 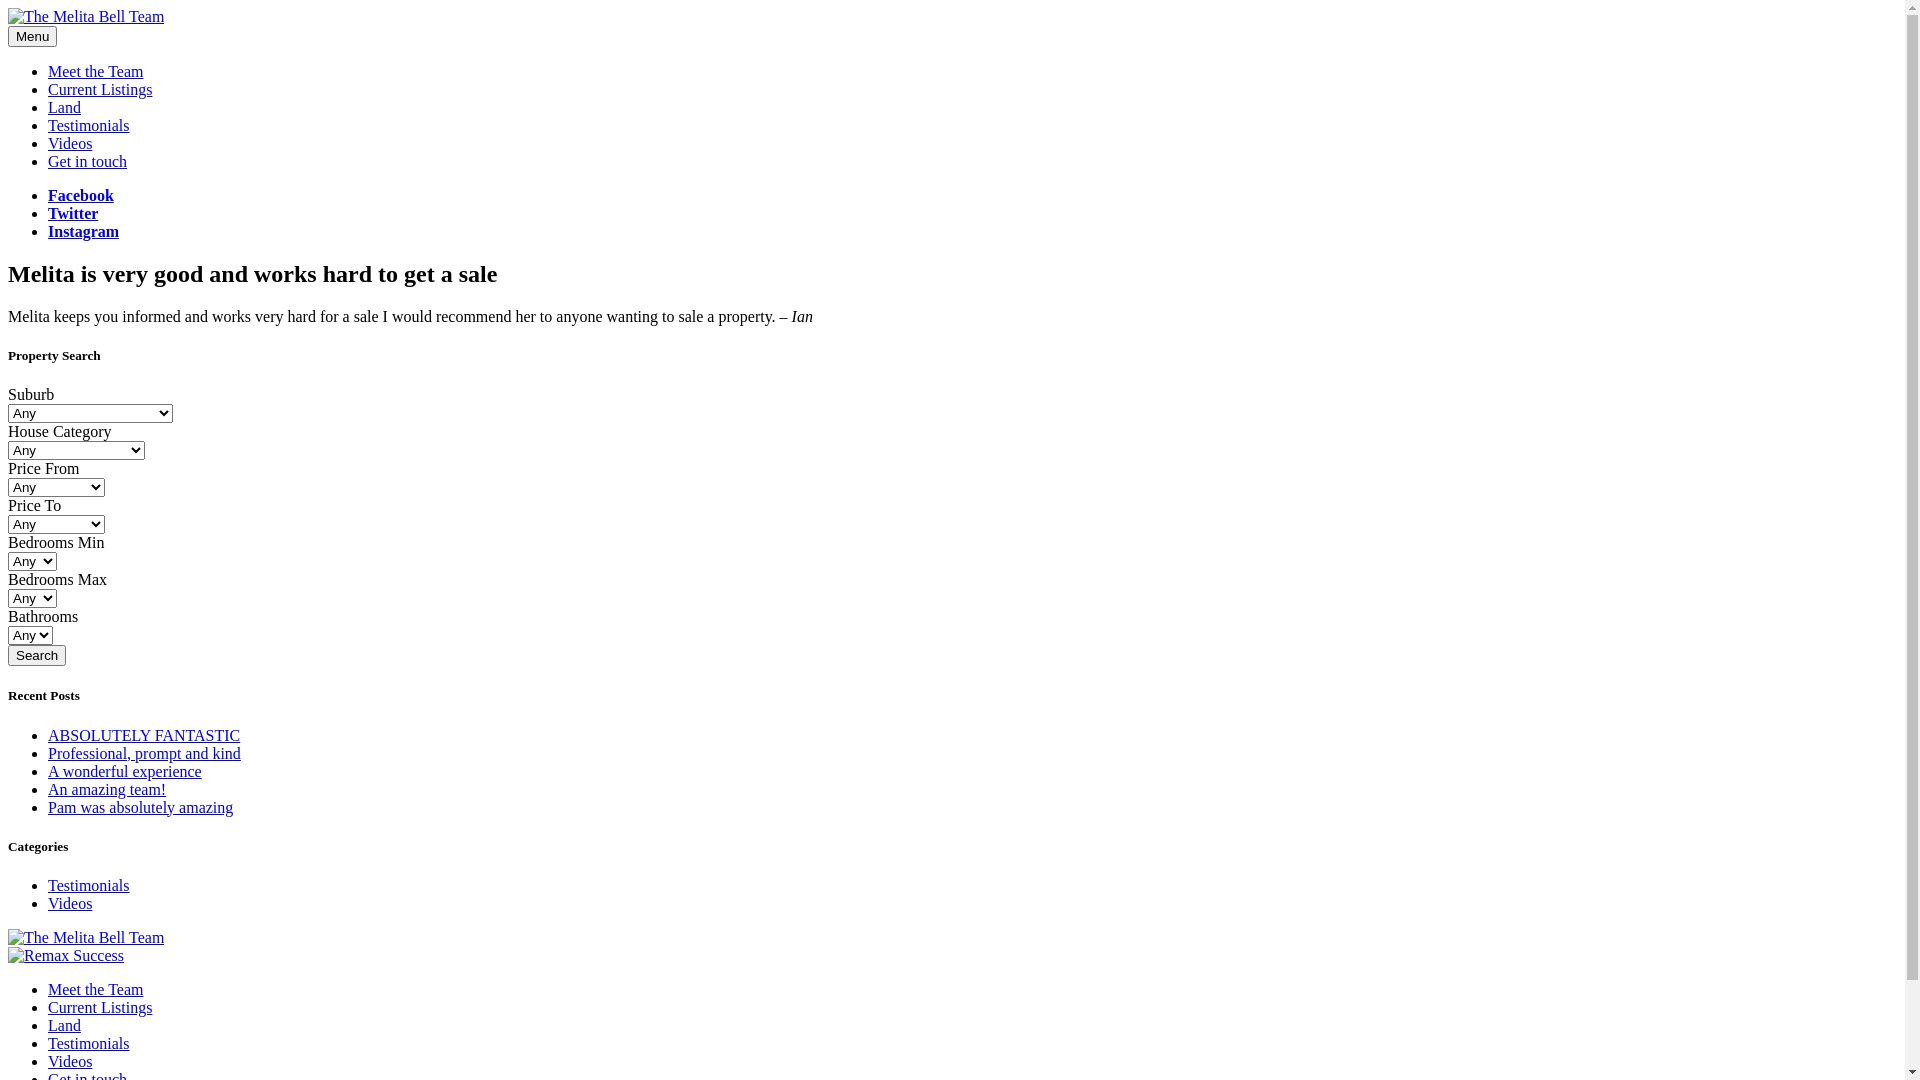 I want to click on 'Search', so click(x=37, y=655).